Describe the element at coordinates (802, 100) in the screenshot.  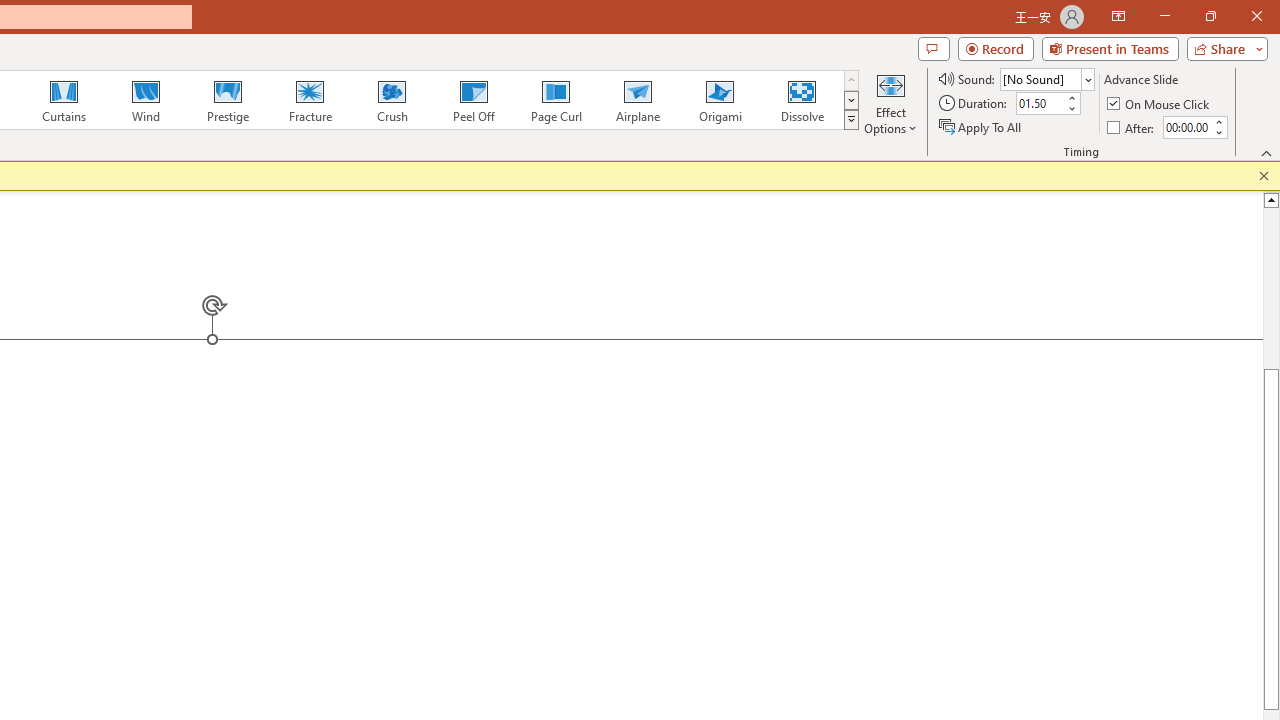
I see `'Dissolve'` at that location.